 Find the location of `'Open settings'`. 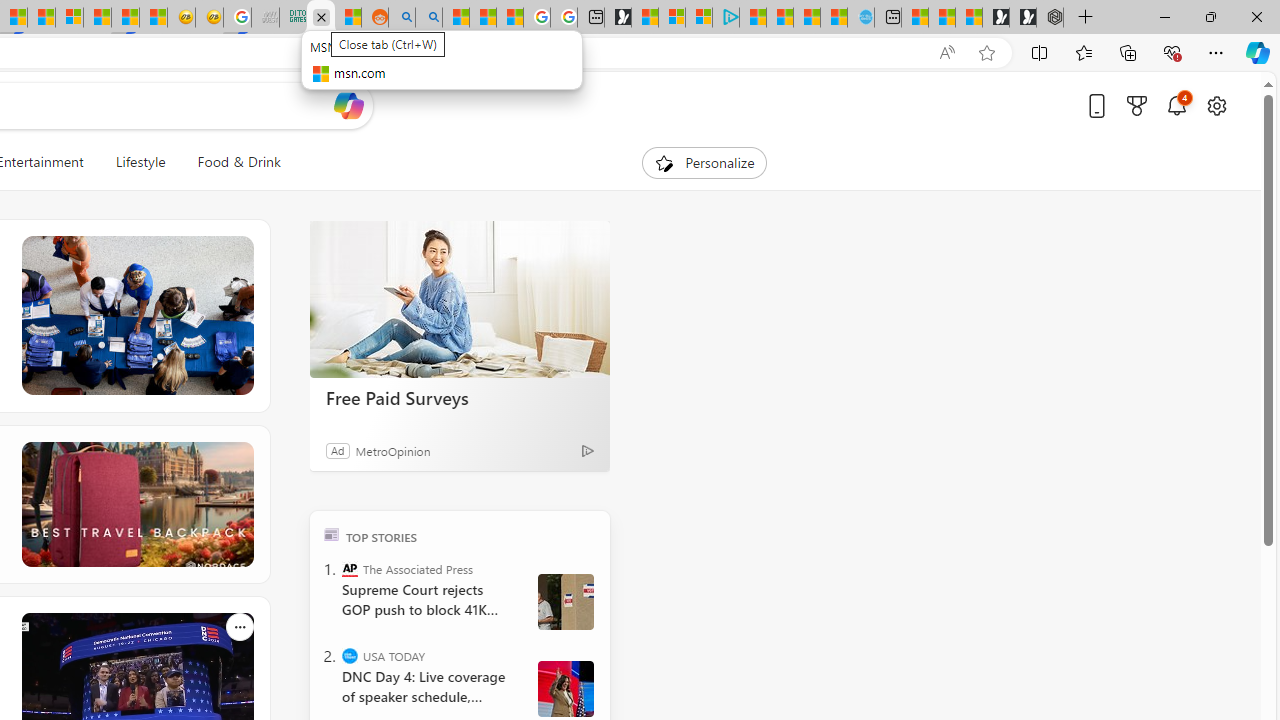

'Open settings' is located at coordinates (1215, 105).